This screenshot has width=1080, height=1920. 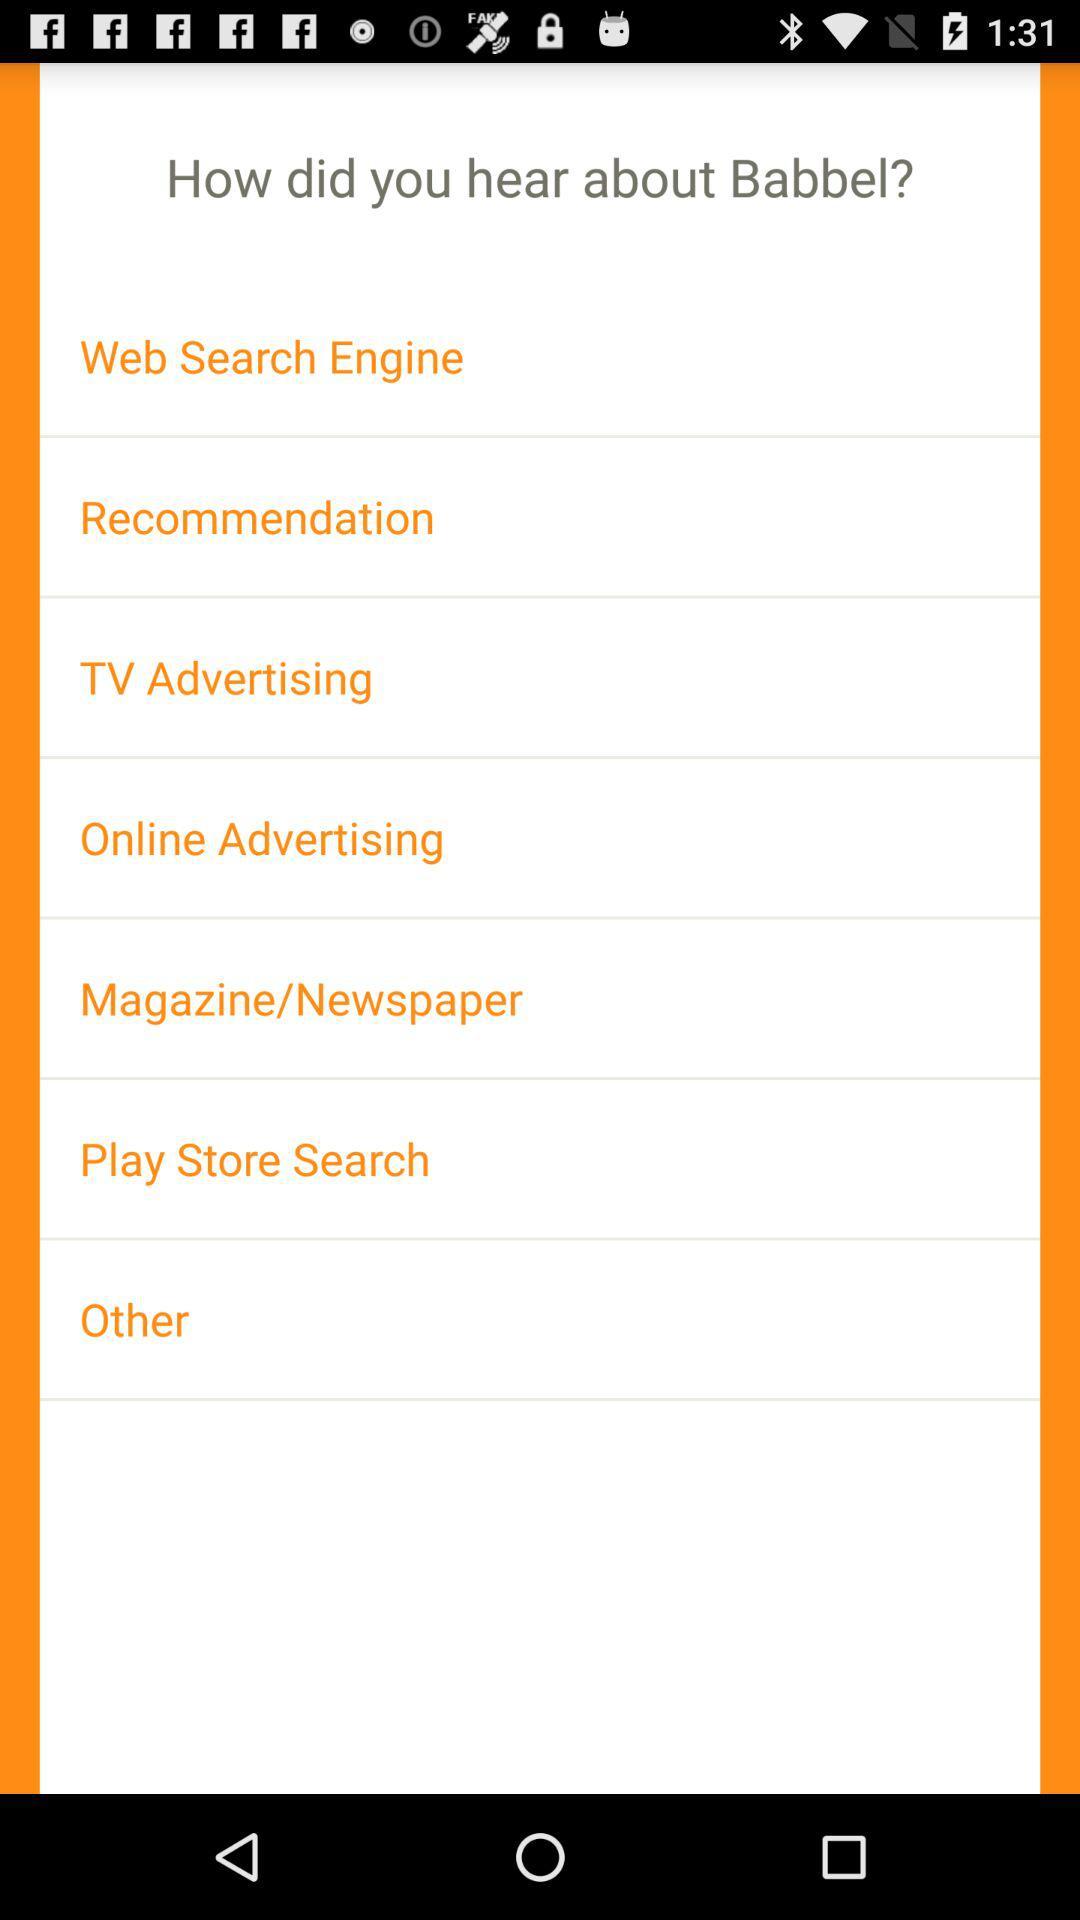 What do you see at coordinates (540, 516) in the screenshot?
I see `the recommendation` at bounding box center [540, 516].